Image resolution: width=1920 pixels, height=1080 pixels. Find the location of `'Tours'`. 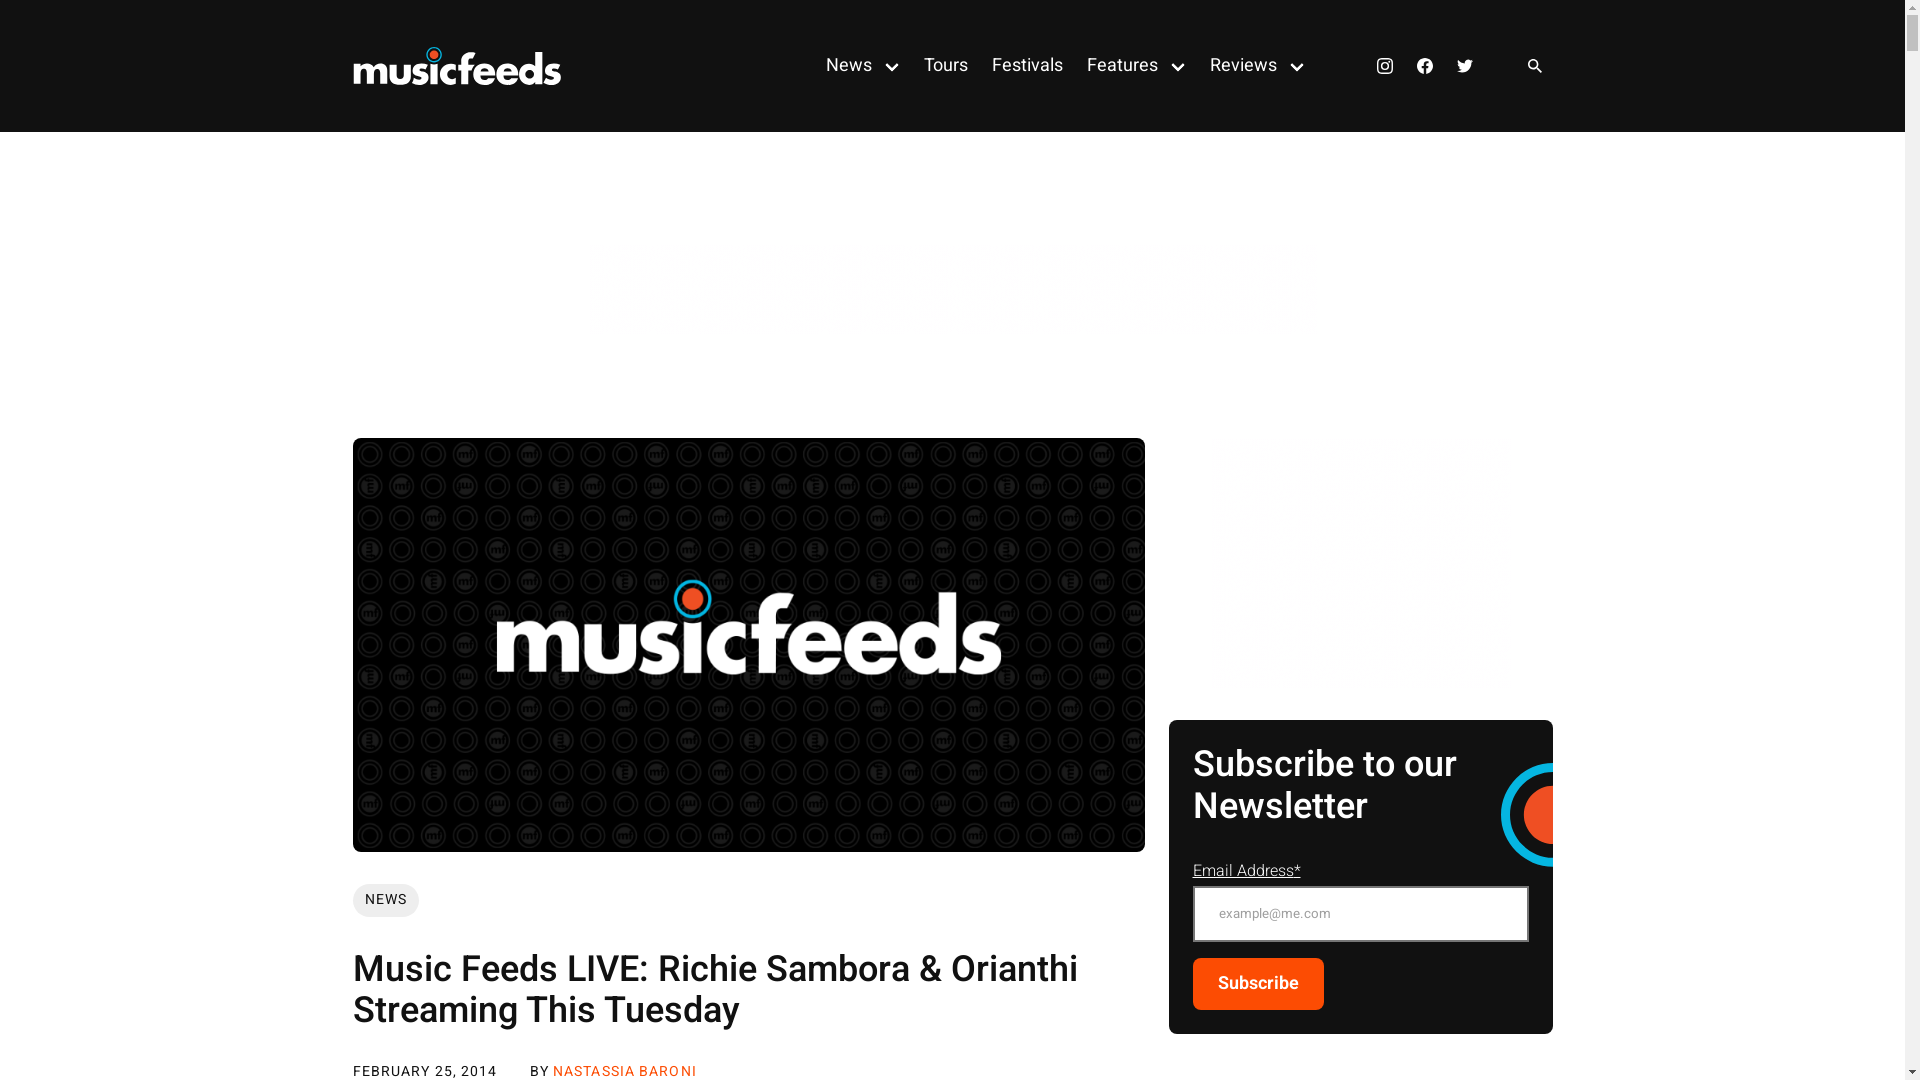

'Tours' is located at coordinates (911, 64).